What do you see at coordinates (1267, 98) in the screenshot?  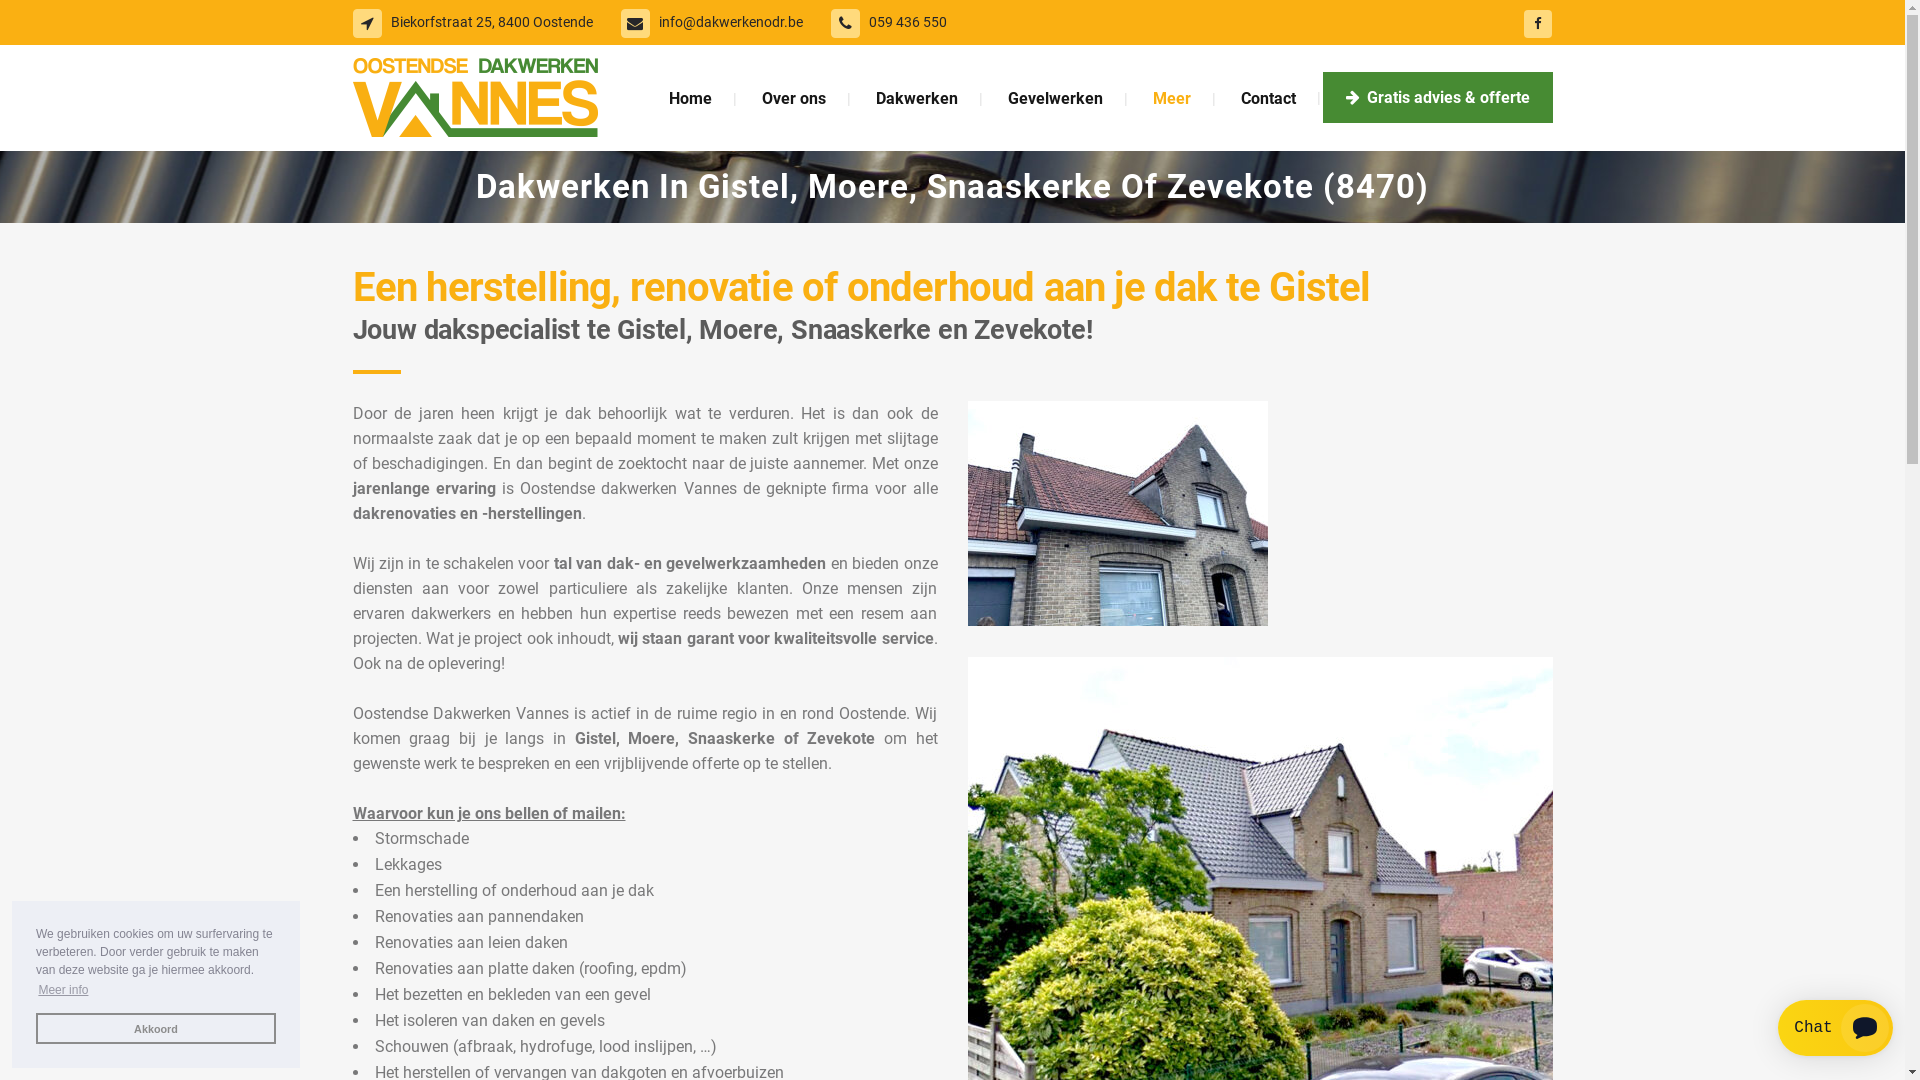 I see `'Contact'` at bounding box center [1267, 98].